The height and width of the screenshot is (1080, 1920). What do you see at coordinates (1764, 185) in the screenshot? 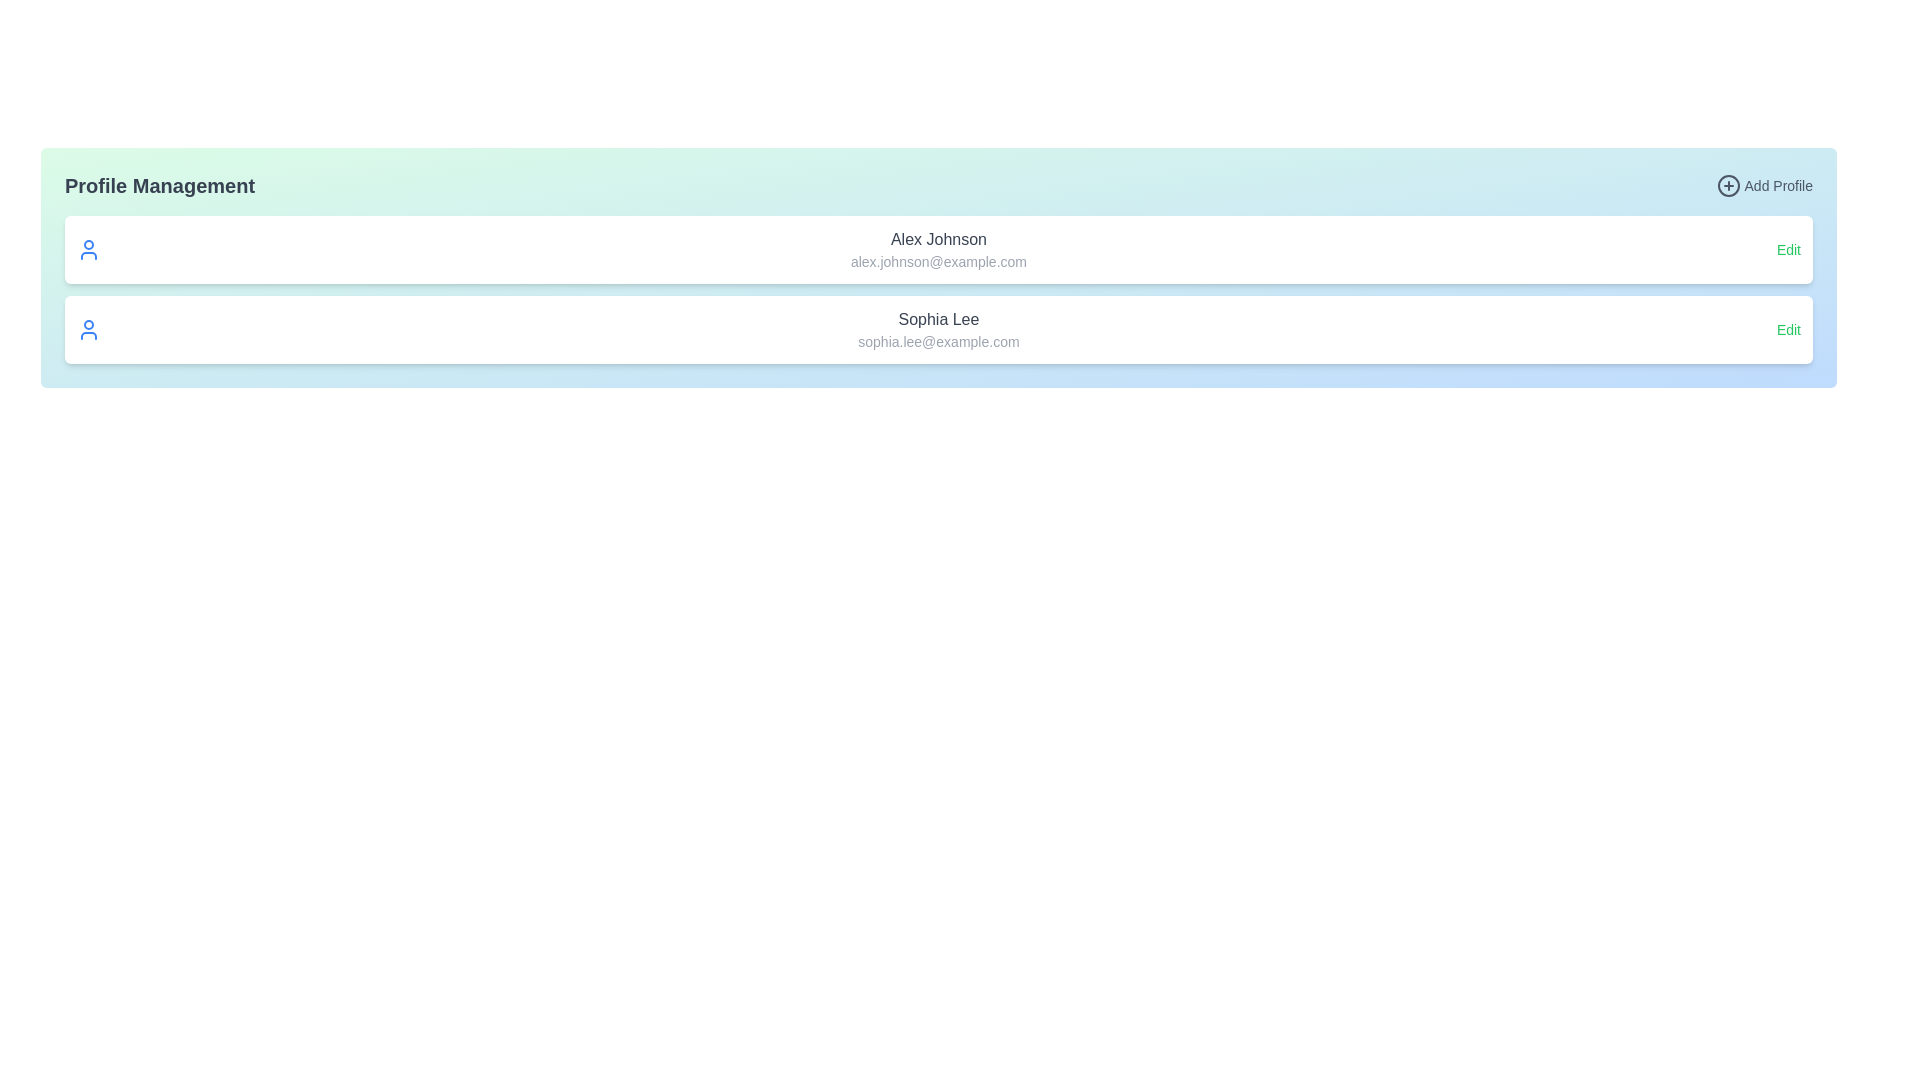
I see `the 'Add Profile' button located in the header of the 'Profile Management' section on the right-most side to change its visual styling` at bounding box center [1764, 185].